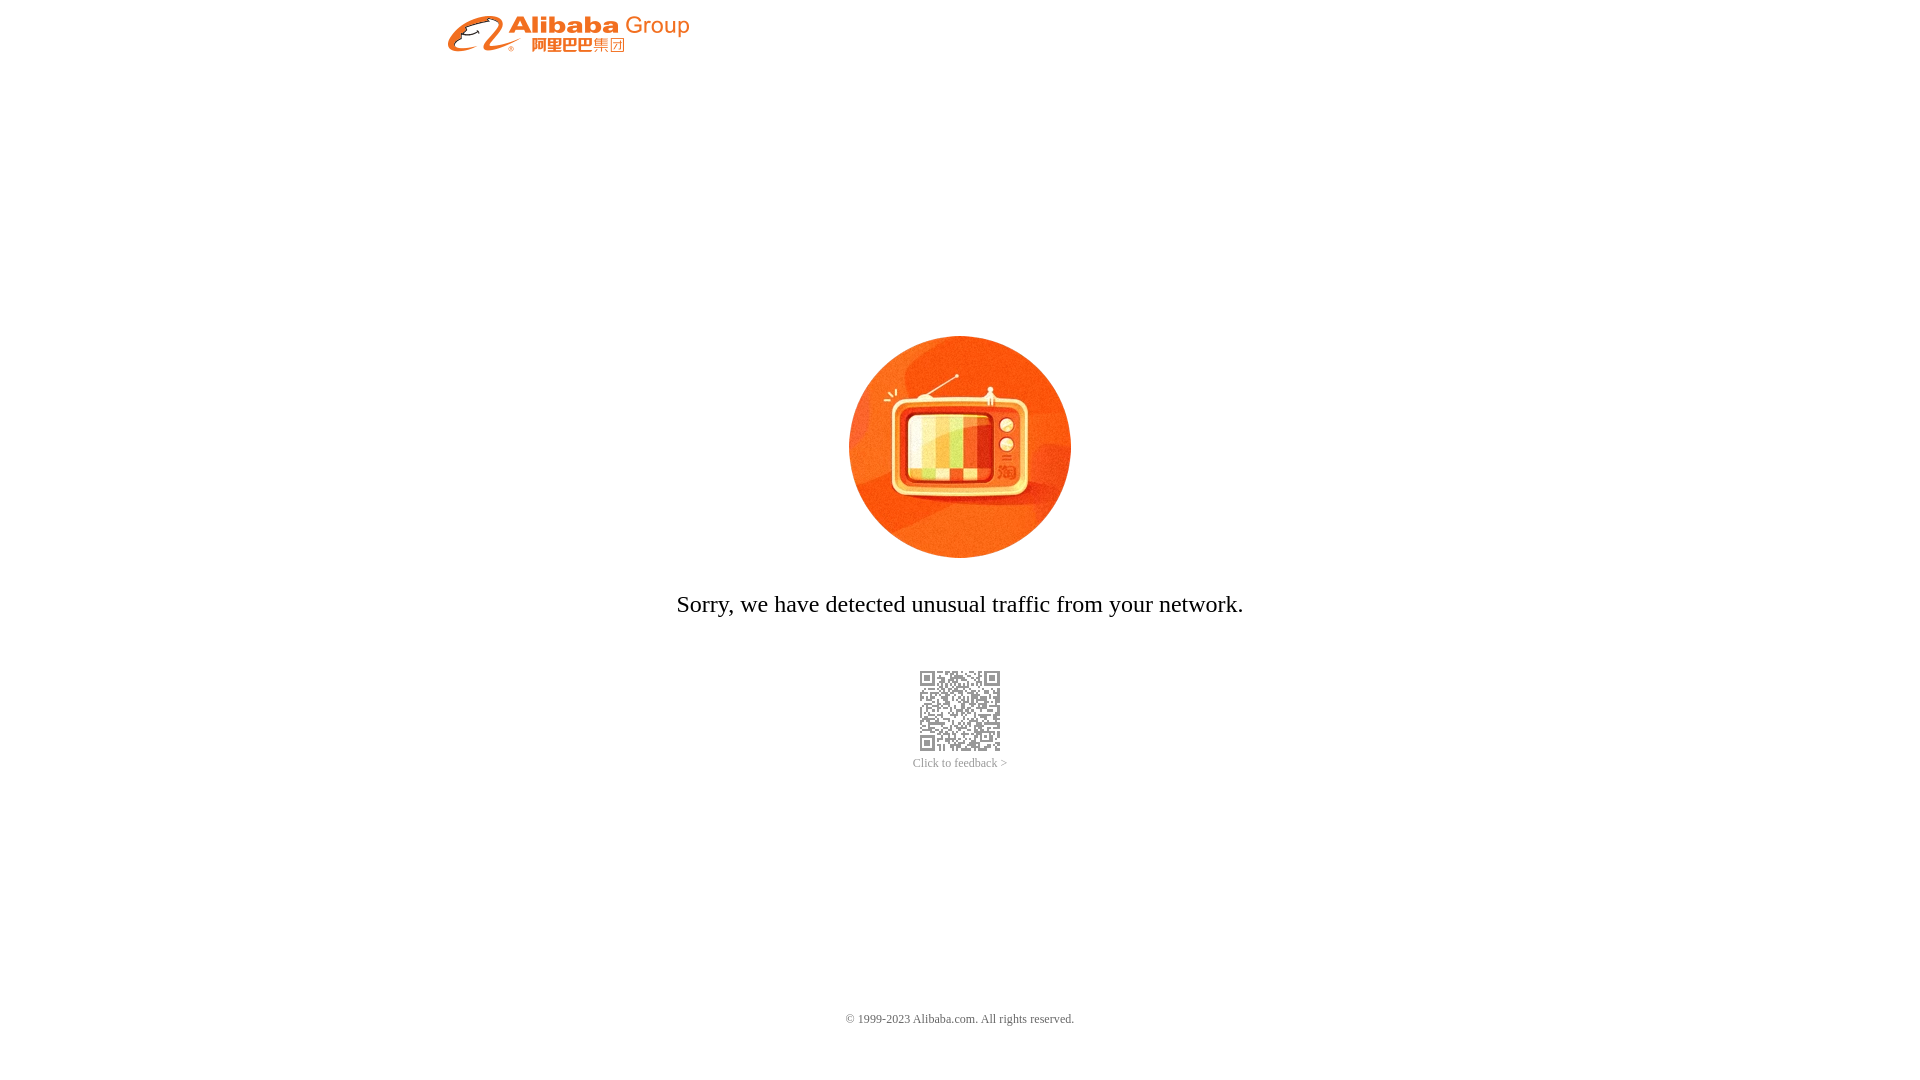  What do you see at coordinates (960, 763) in the screenshot?
I see `'Click to feedback >'` at bounding box center [960, 763].